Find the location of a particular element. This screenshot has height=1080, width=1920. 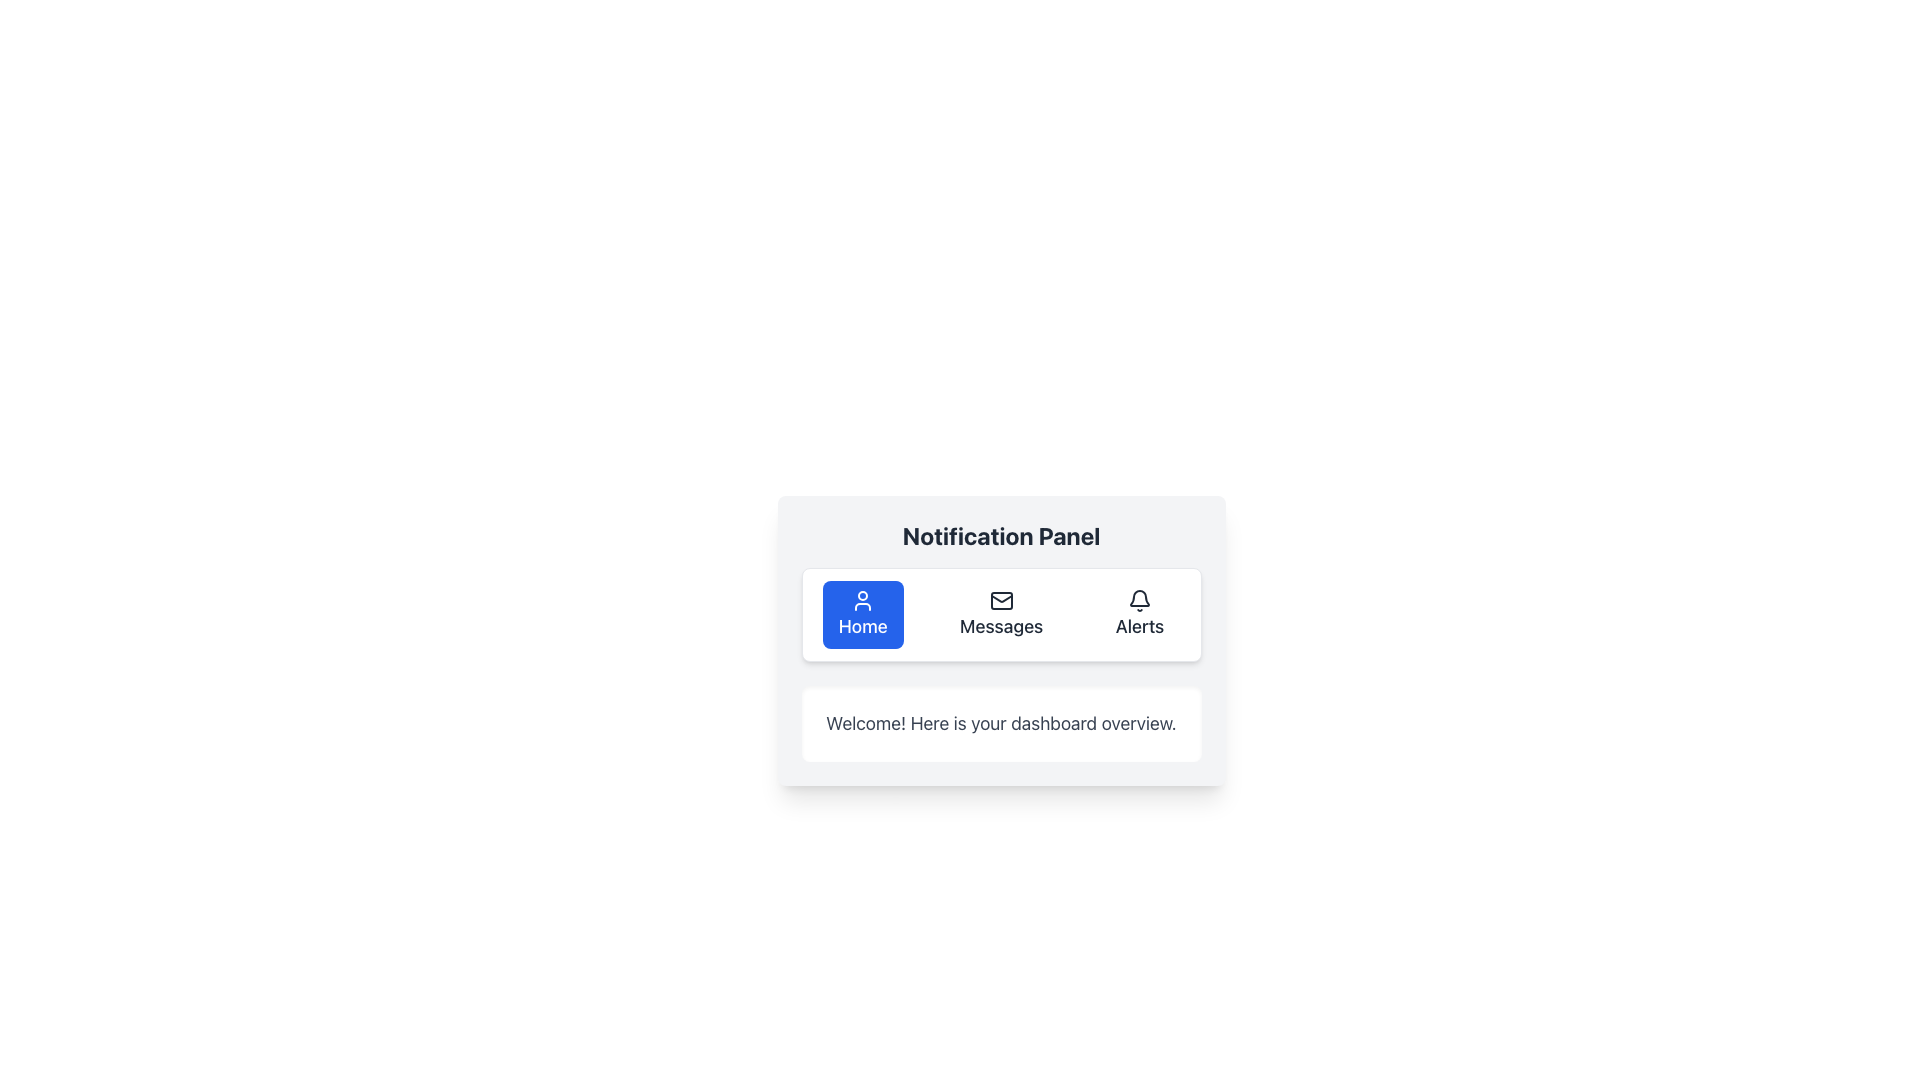

the SVG graphical representation of the outlined envelope icon located in the middle segment of the header navigation section, positioned between the 'Home' and 'Alerts' icons is located at coordinates (1001, 600).